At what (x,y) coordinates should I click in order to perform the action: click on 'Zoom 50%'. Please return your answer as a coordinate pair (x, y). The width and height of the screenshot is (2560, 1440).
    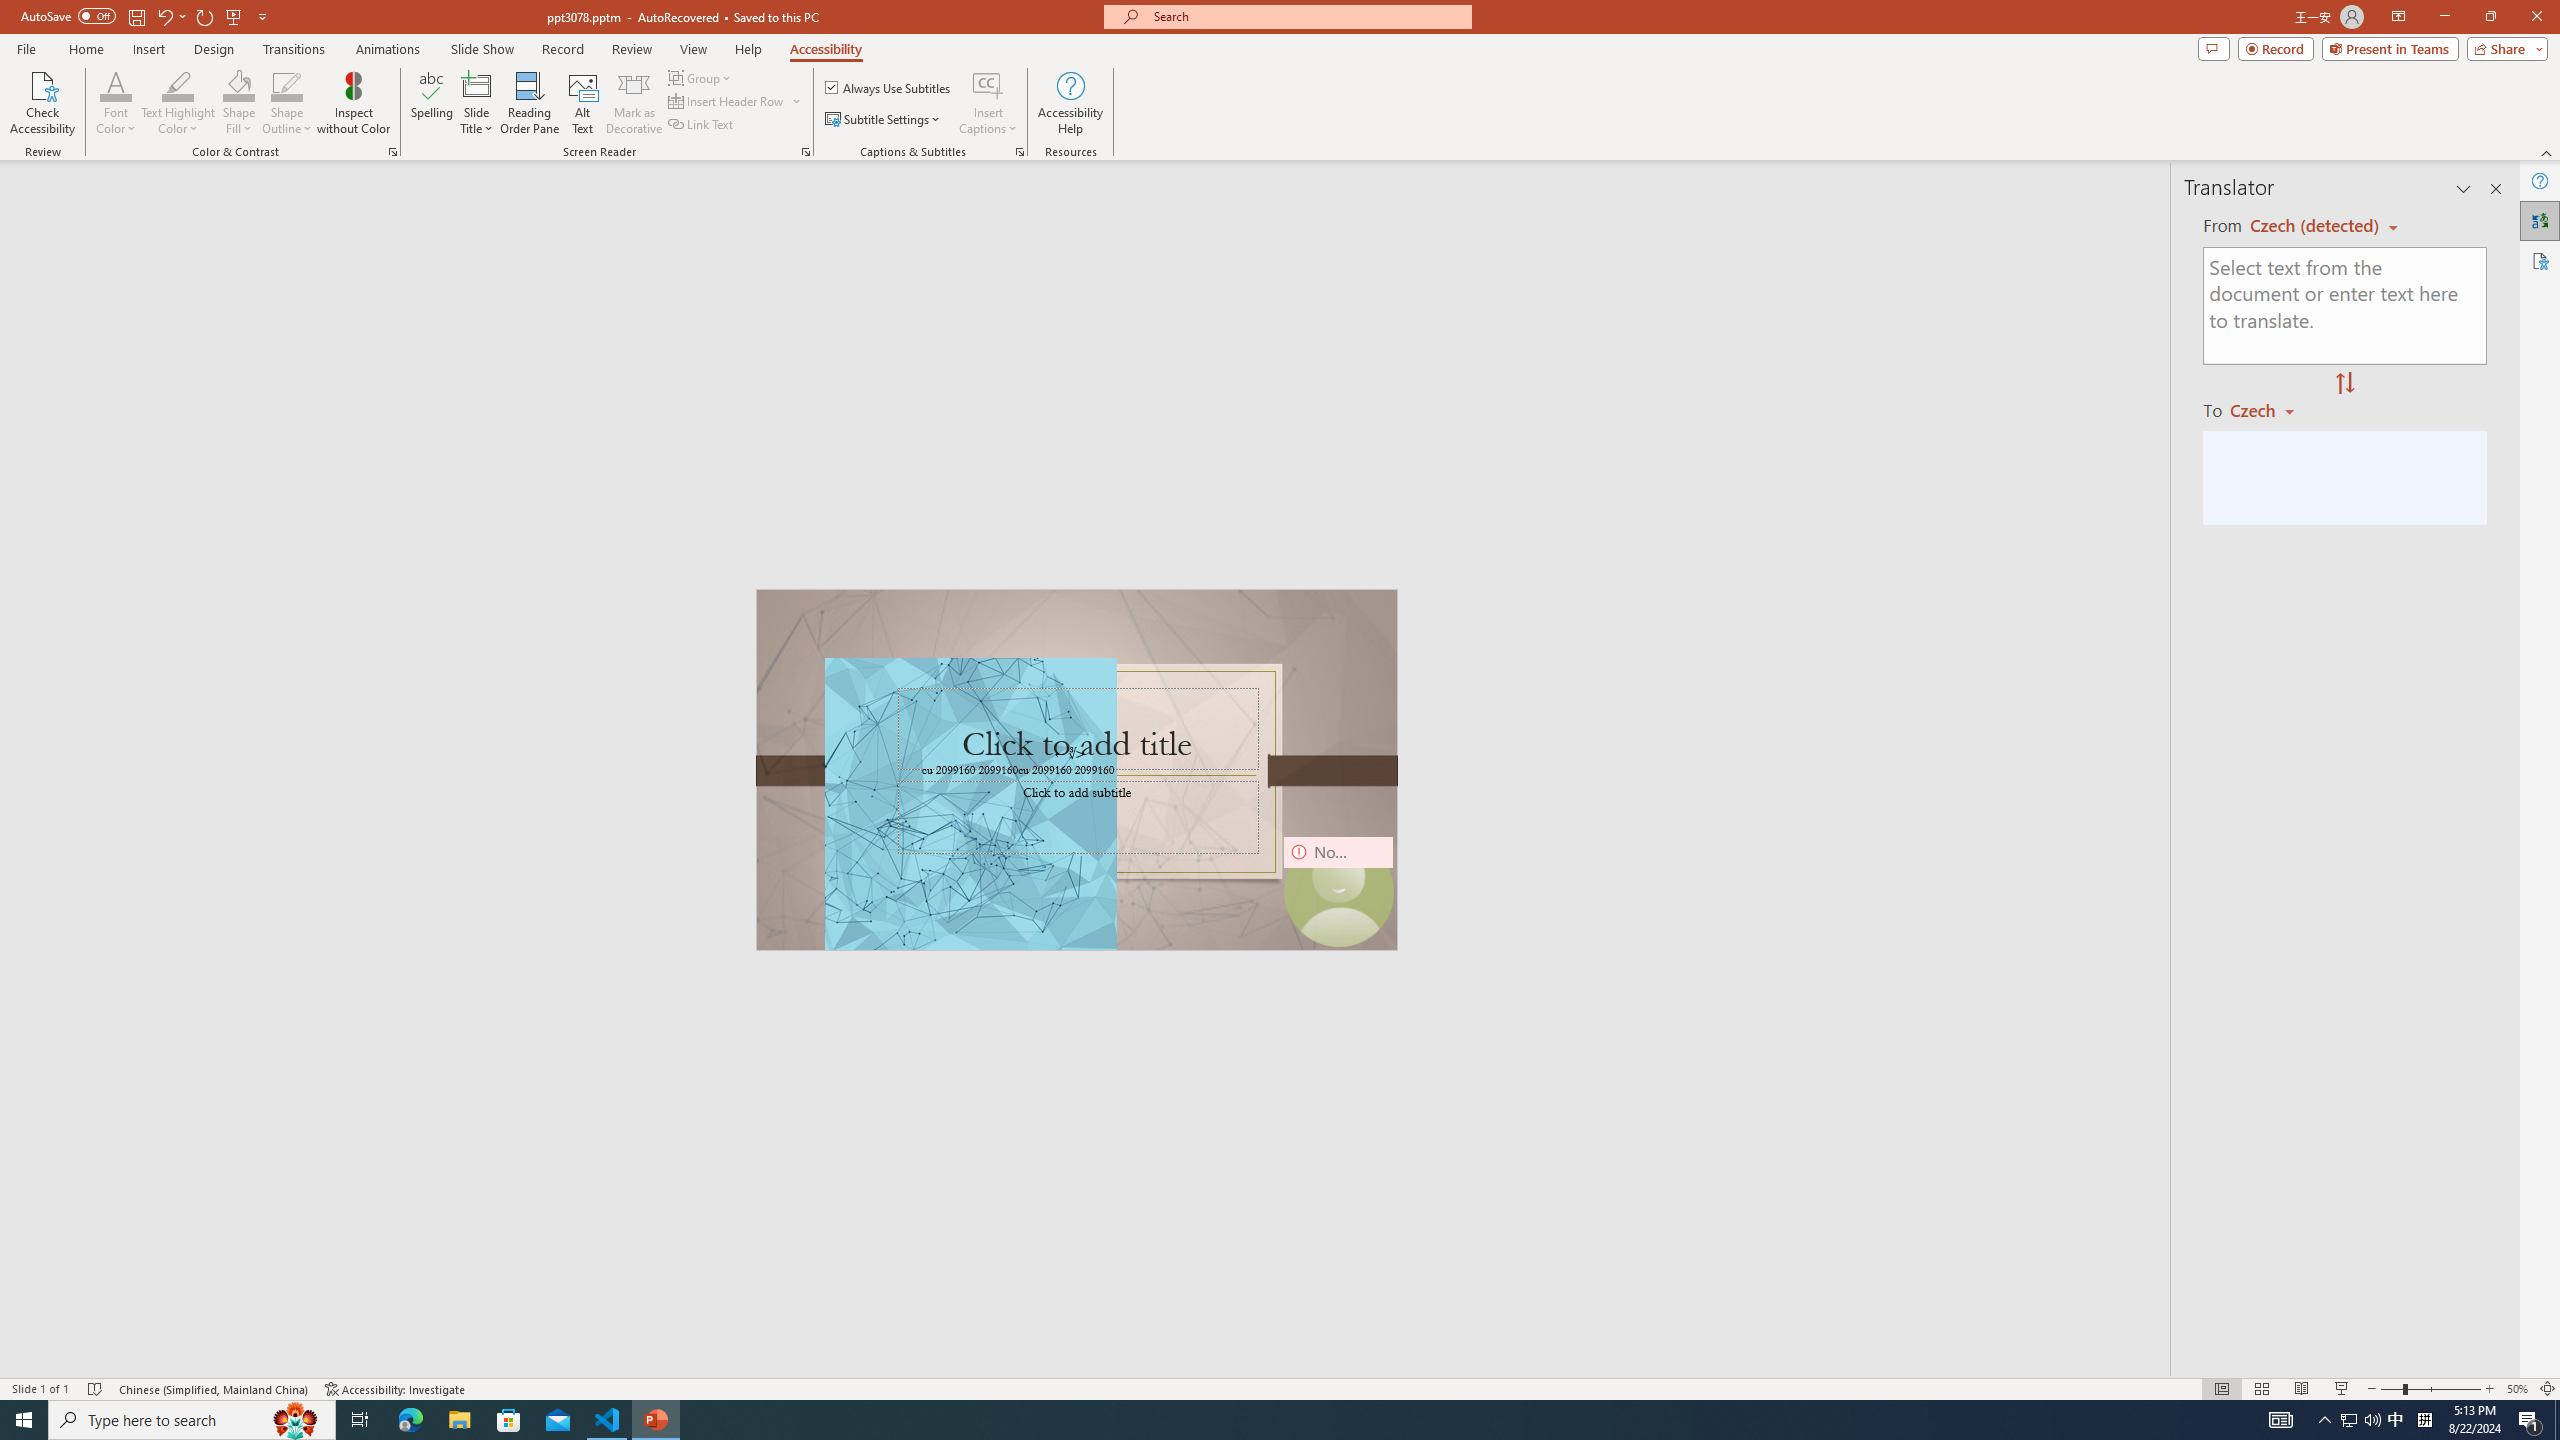
    Looking at the image, I should click on (2516, 1389).